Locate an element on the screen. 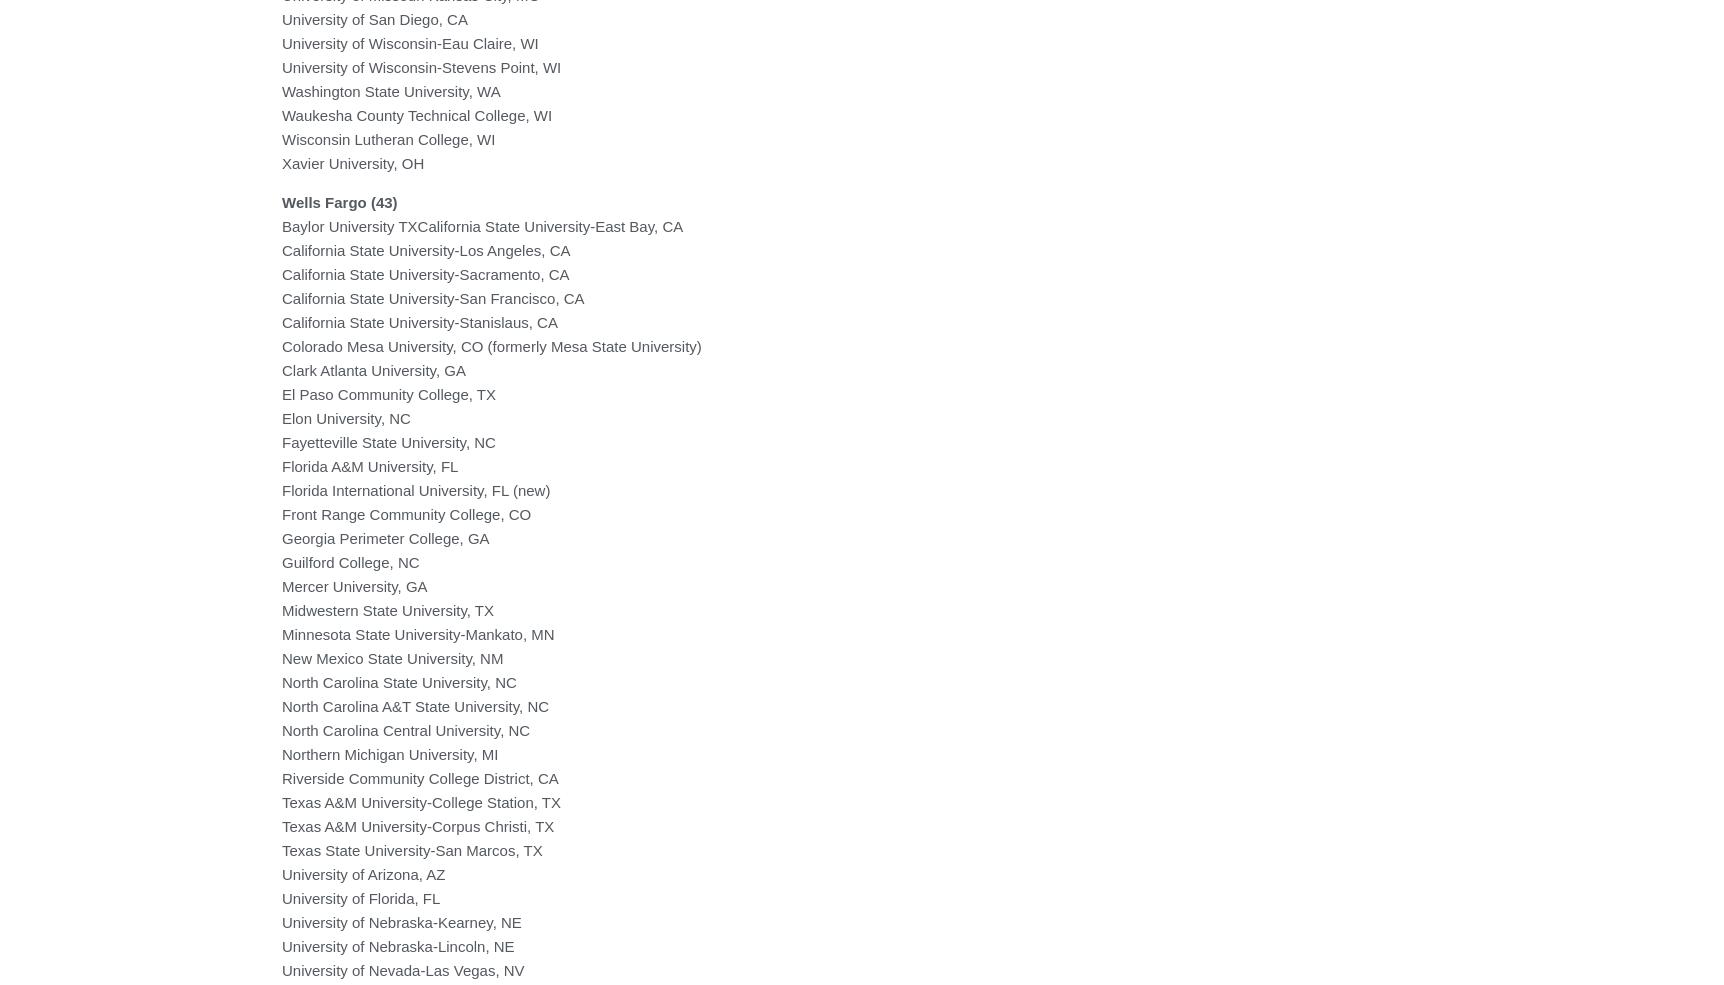 This screenshot has width=1724, height=985. 'El Paso Community College, TX' is located at coordinates (387, 393).